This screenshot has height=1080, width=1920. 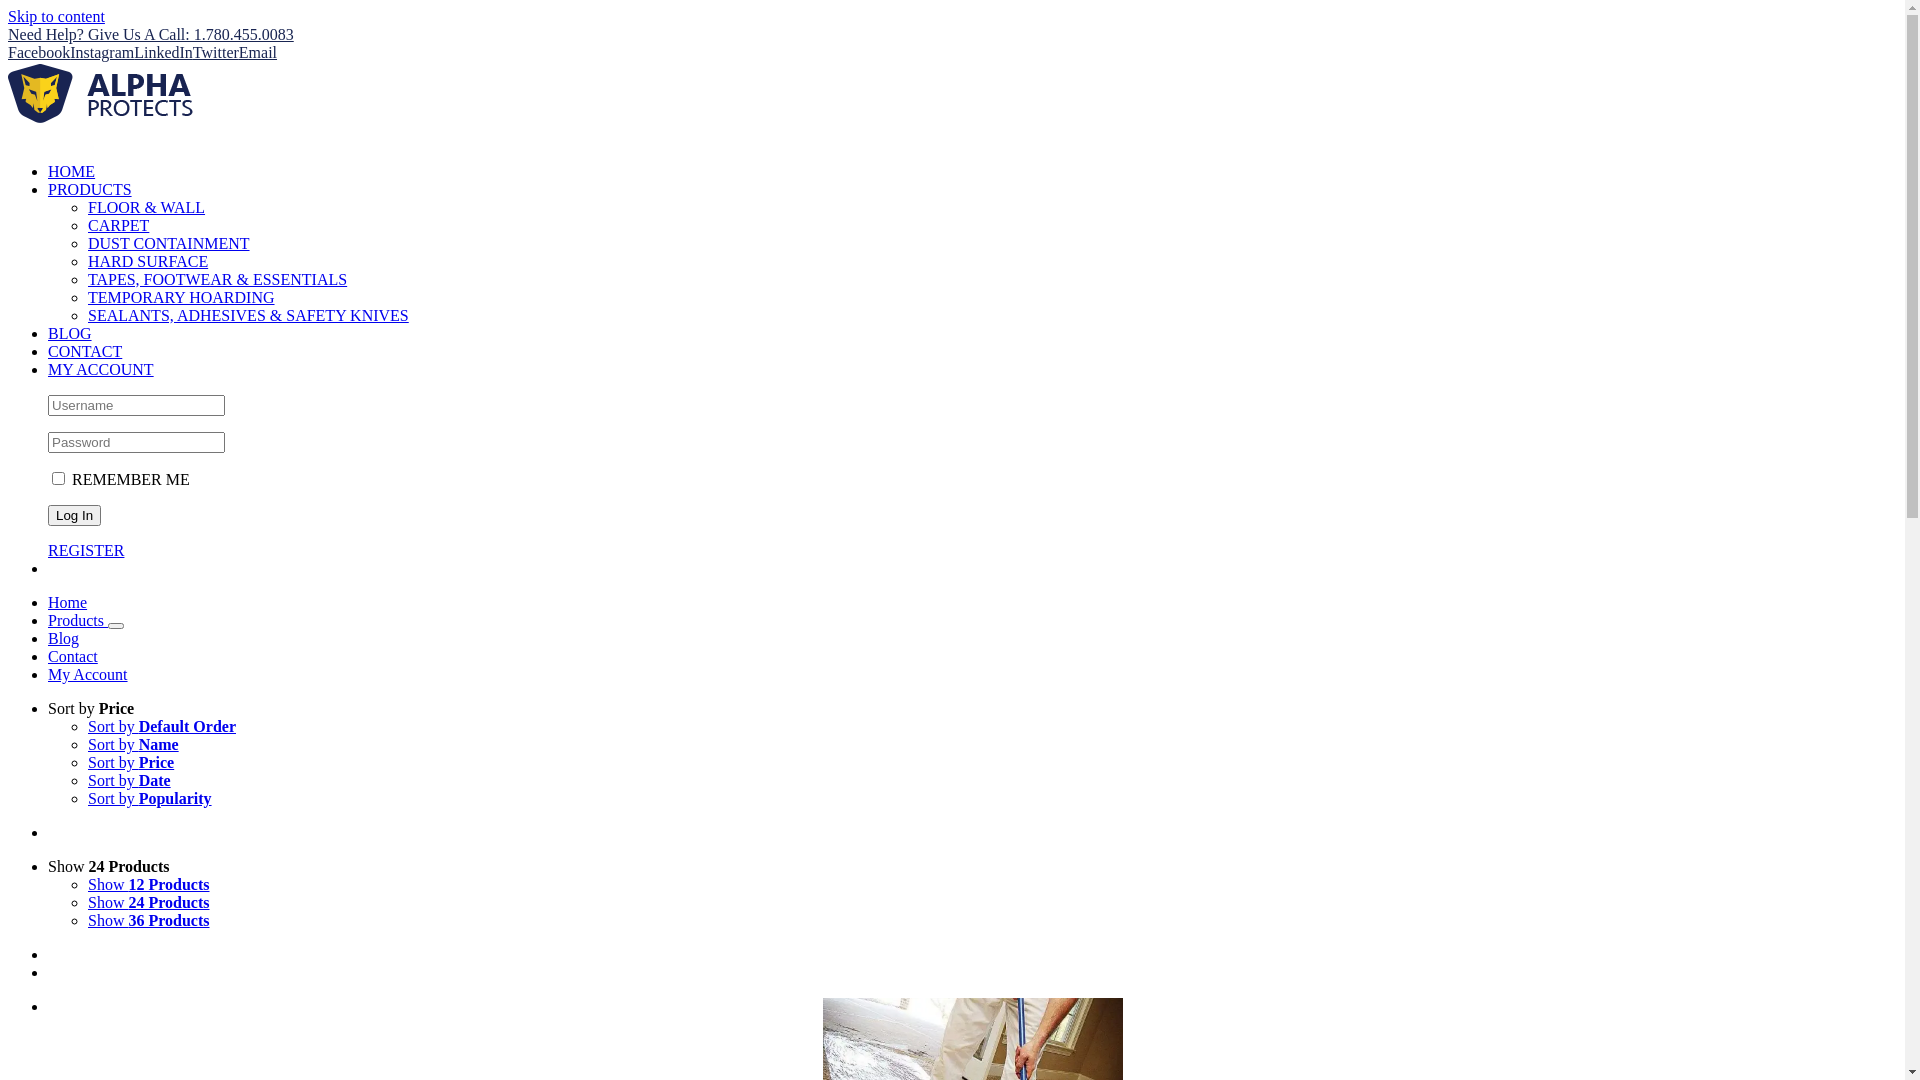 What do you see at coordinates (56, 16) in the screenshot?
I see `'Skip to content'` at bounding box center [56, 16].